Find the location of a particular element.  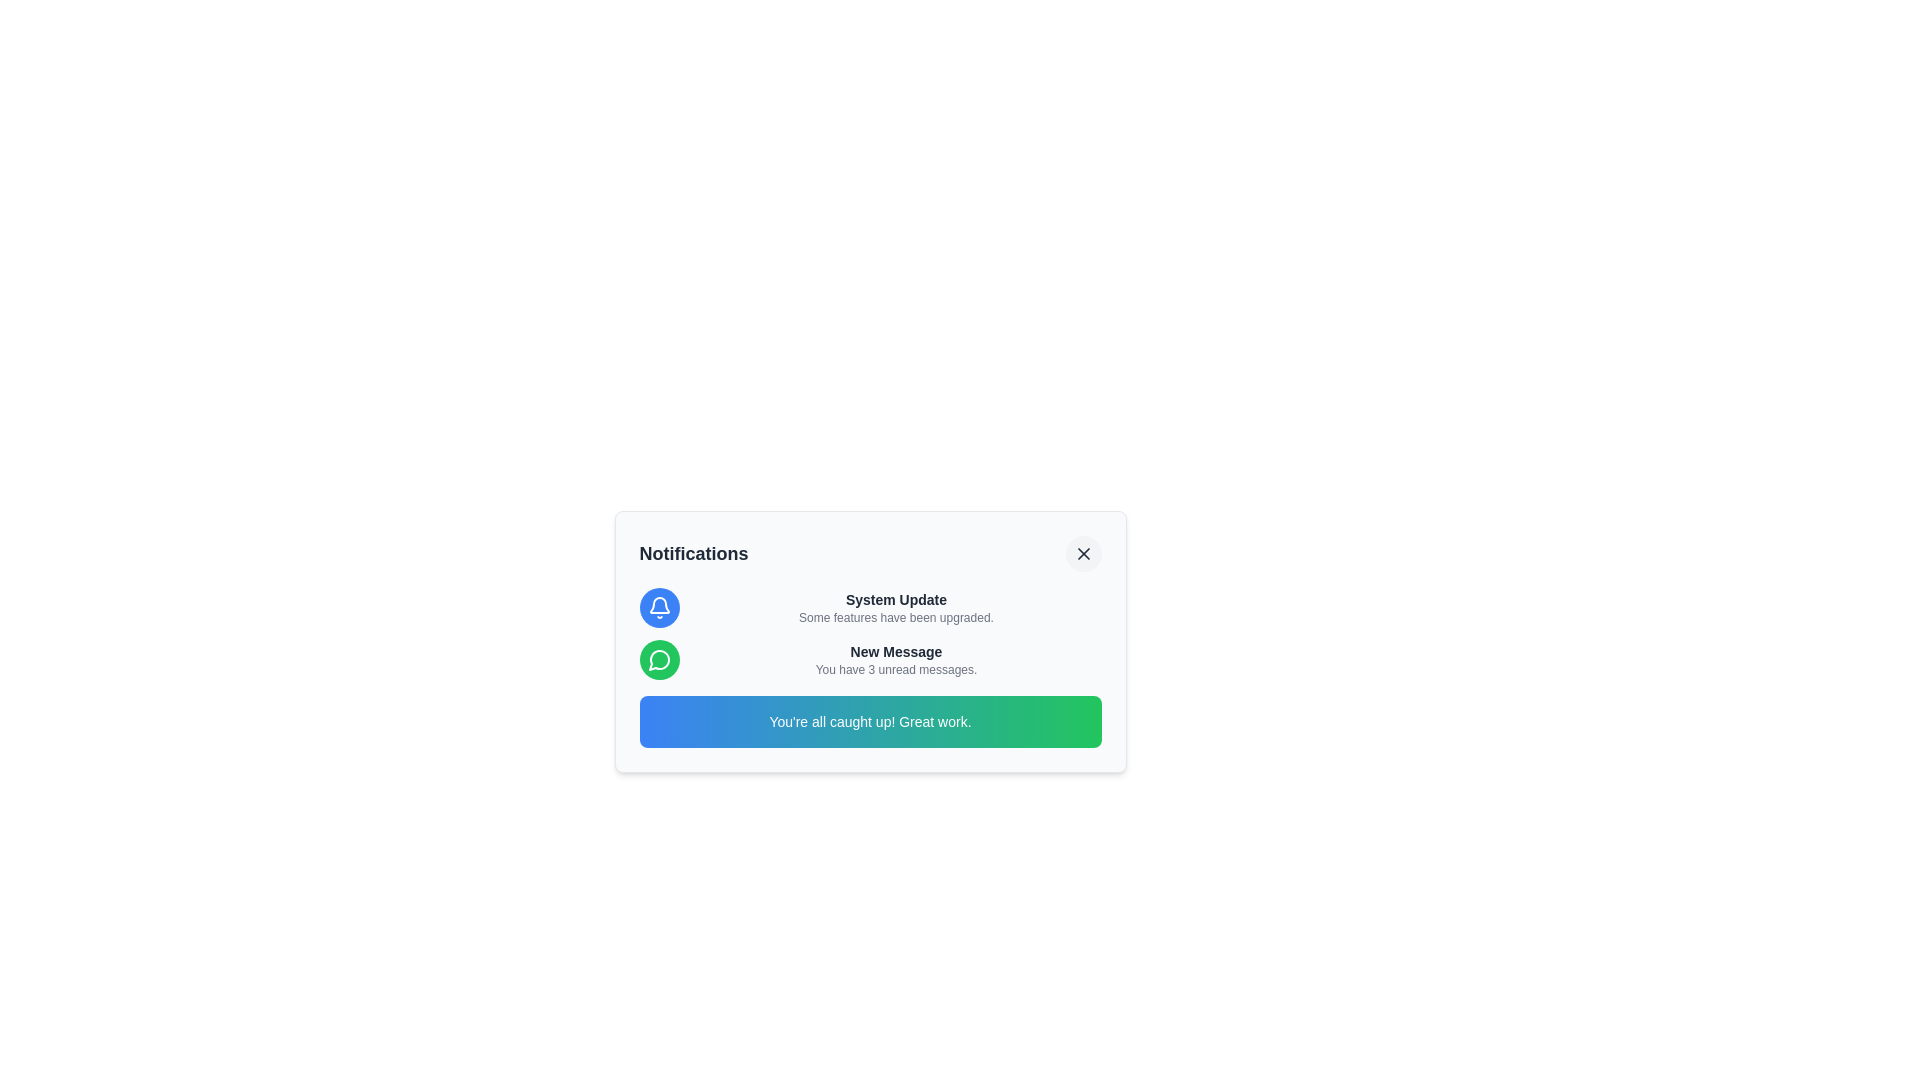

text element that informs the user about the system update, specifically stating 'Some features have been upgraded.' This text is located below the 'System Update' label in the notifications section is located at coordinates (895, 616).